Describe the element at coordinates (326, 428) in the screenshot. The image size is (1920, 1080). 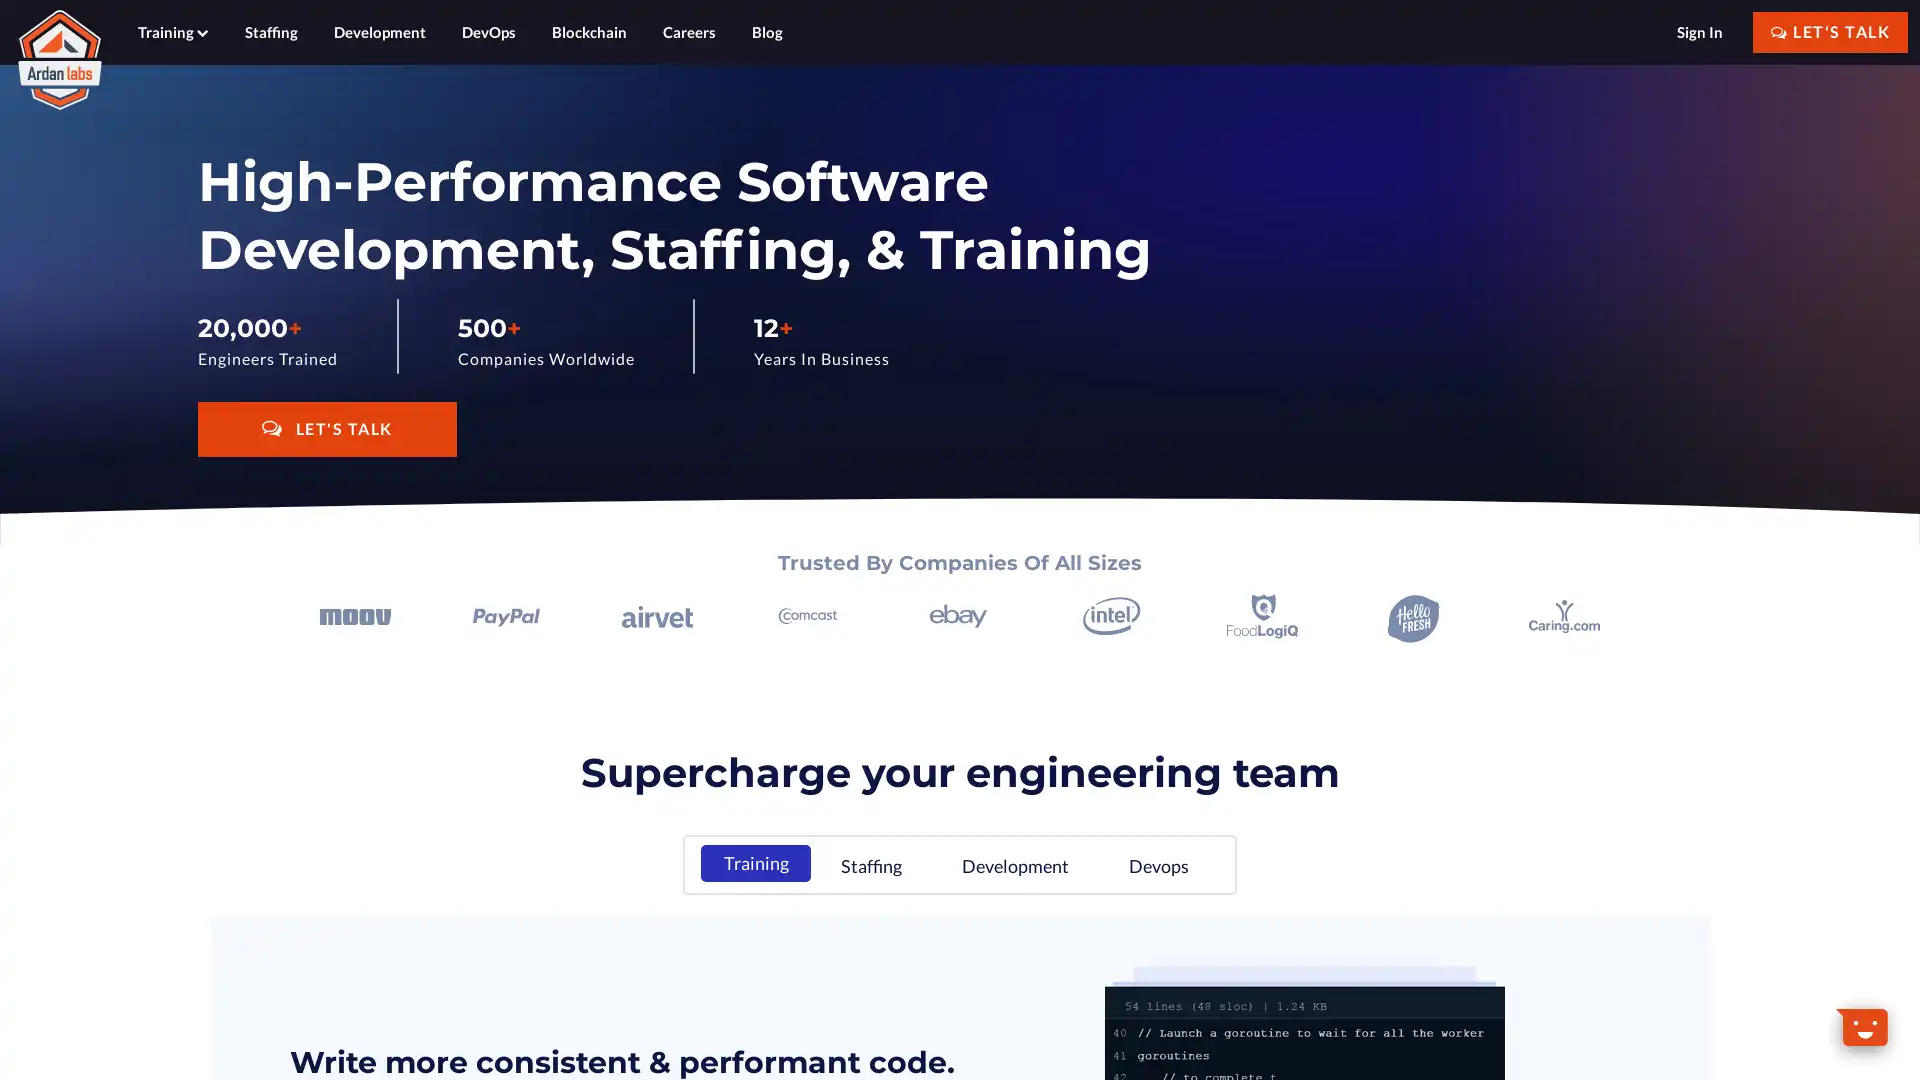
I see `LET'S TALK` at that location.